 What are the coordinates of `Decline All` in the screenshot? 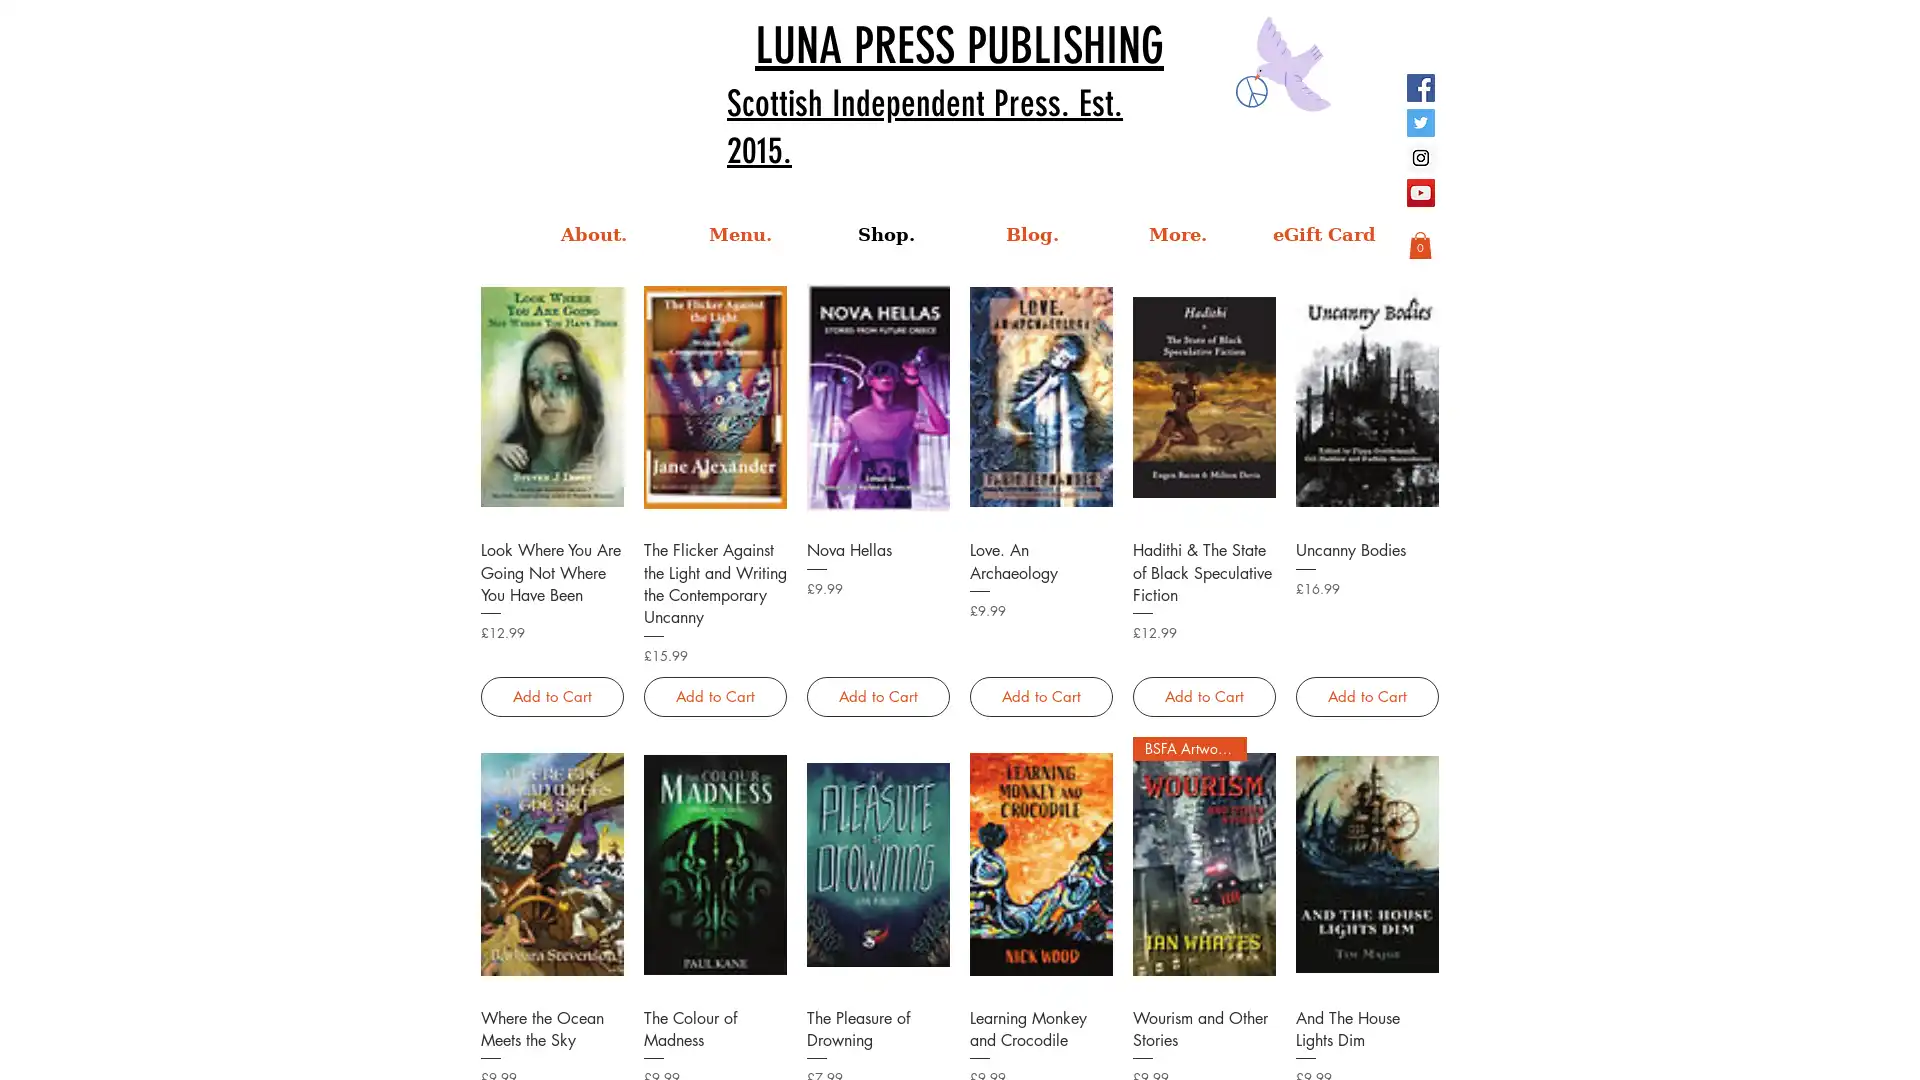 It's located at (1721, 1047).